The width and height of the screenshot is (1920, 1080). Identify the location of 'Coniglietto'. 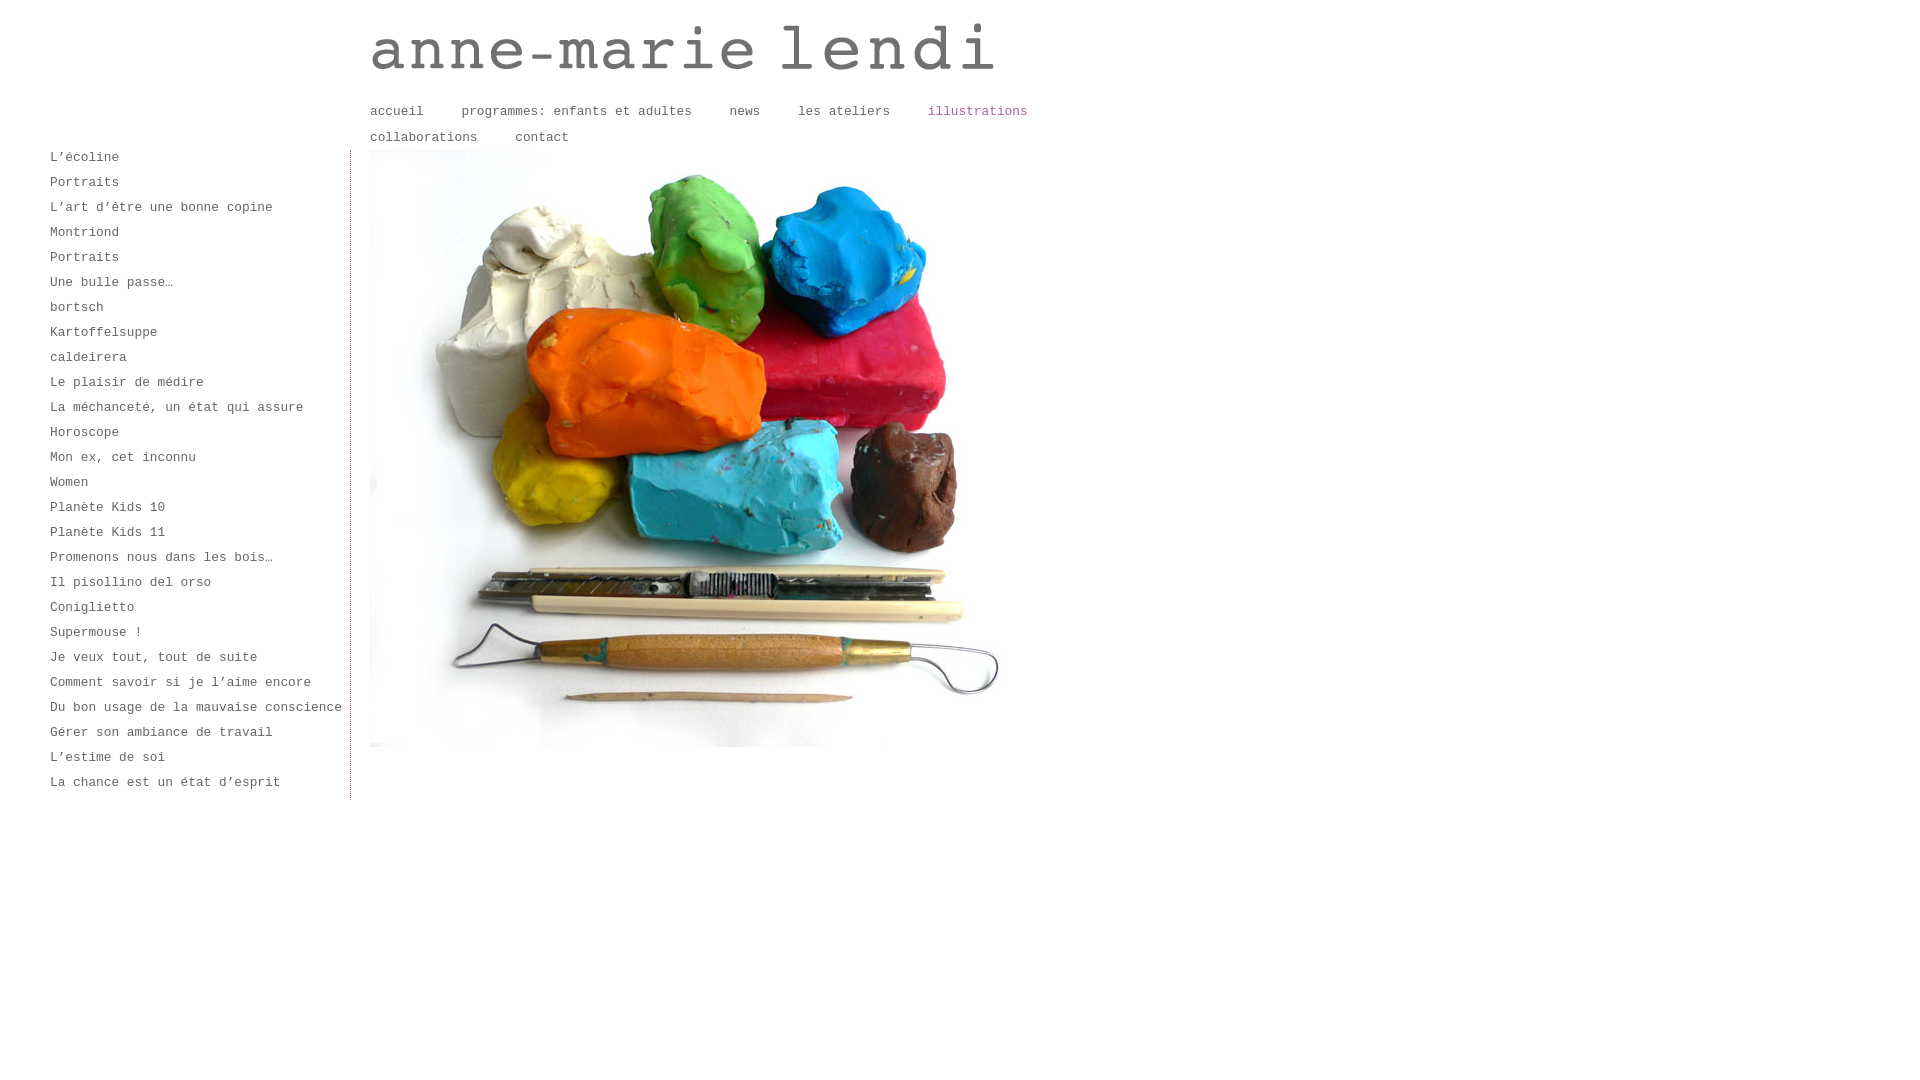
(90, 606).